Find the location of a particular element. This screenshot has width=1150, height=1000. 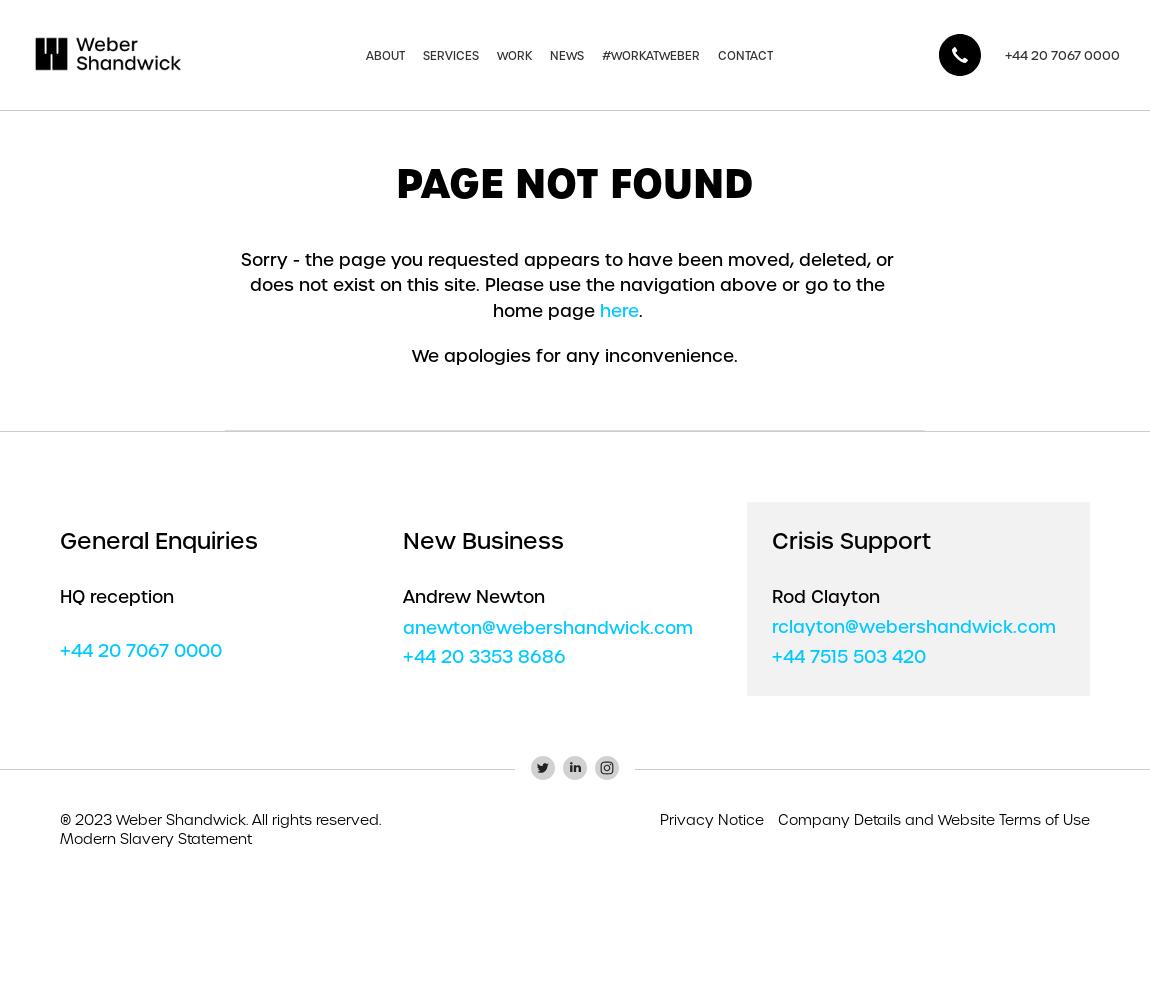

'#WORKATWEBER' is located at coordinates (650, 55).